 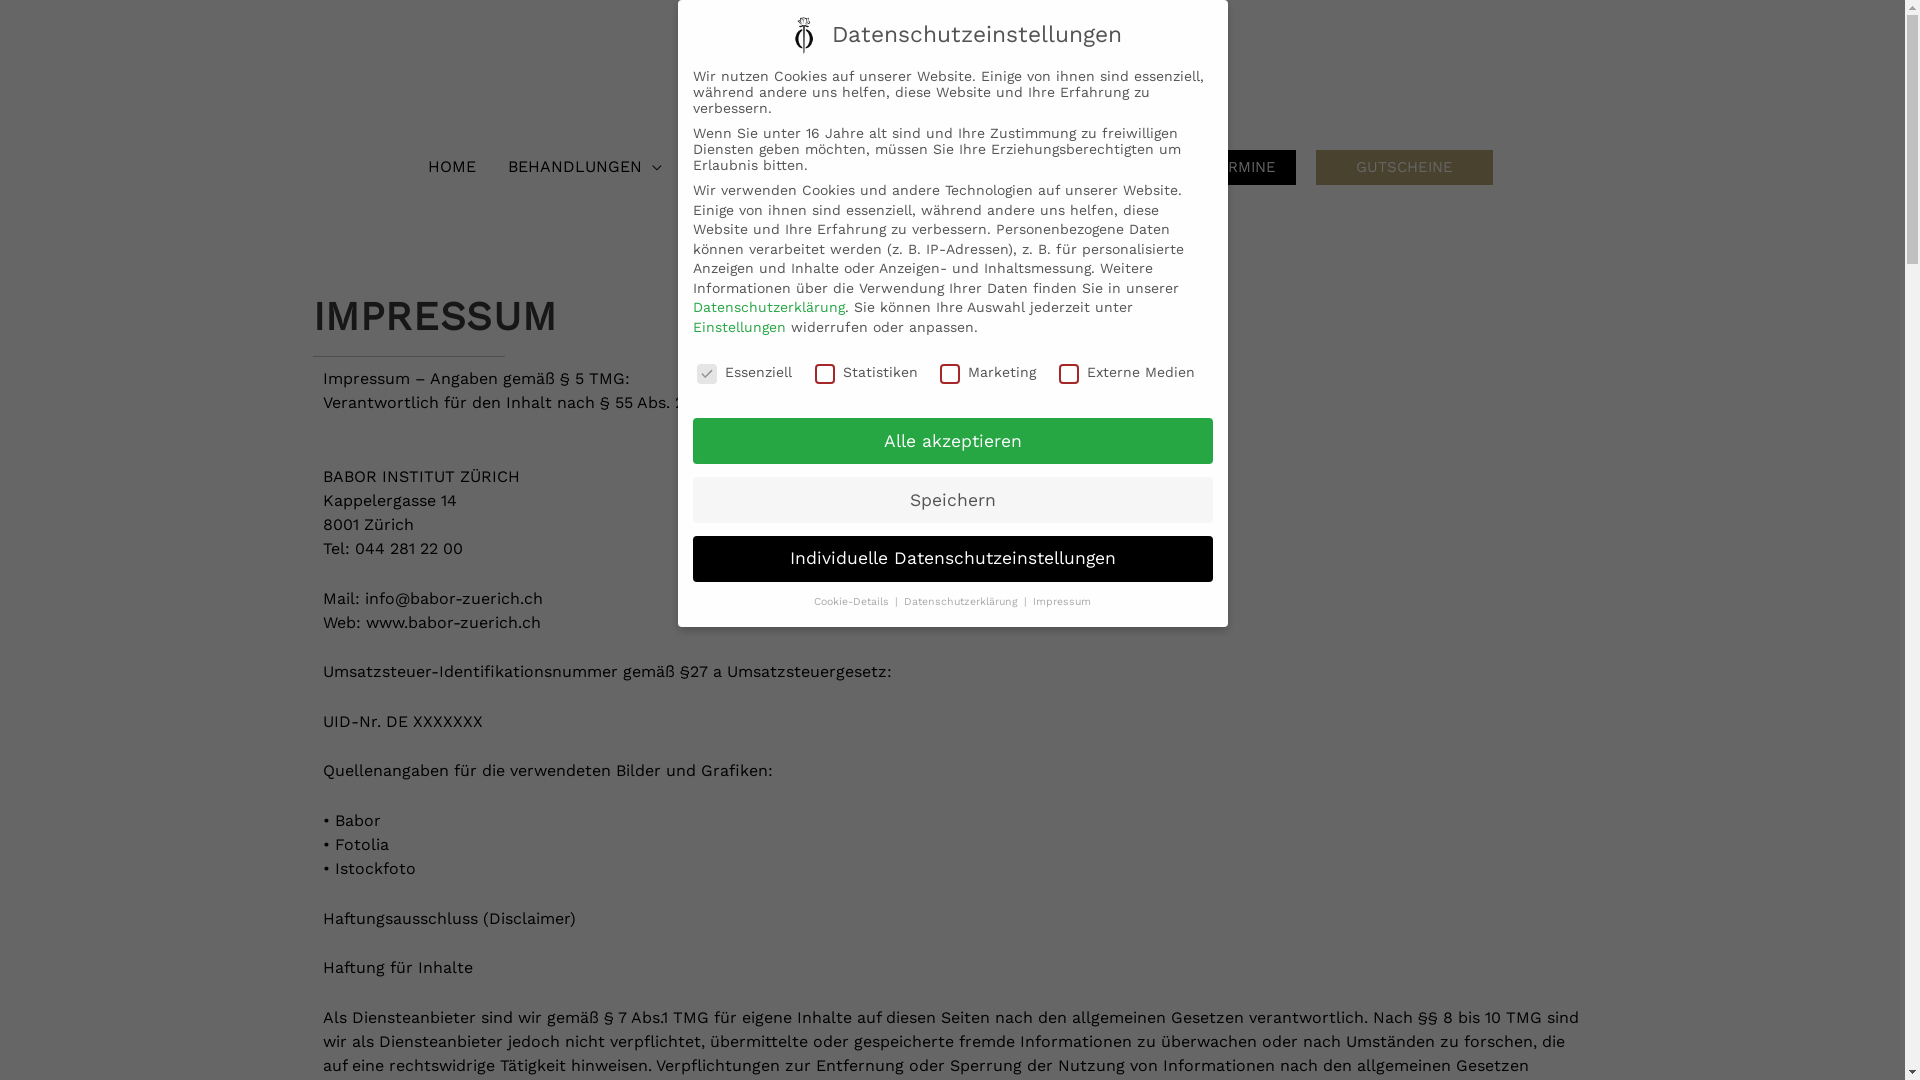 I want to click on 'BLOG', so click(x=835, y=165).